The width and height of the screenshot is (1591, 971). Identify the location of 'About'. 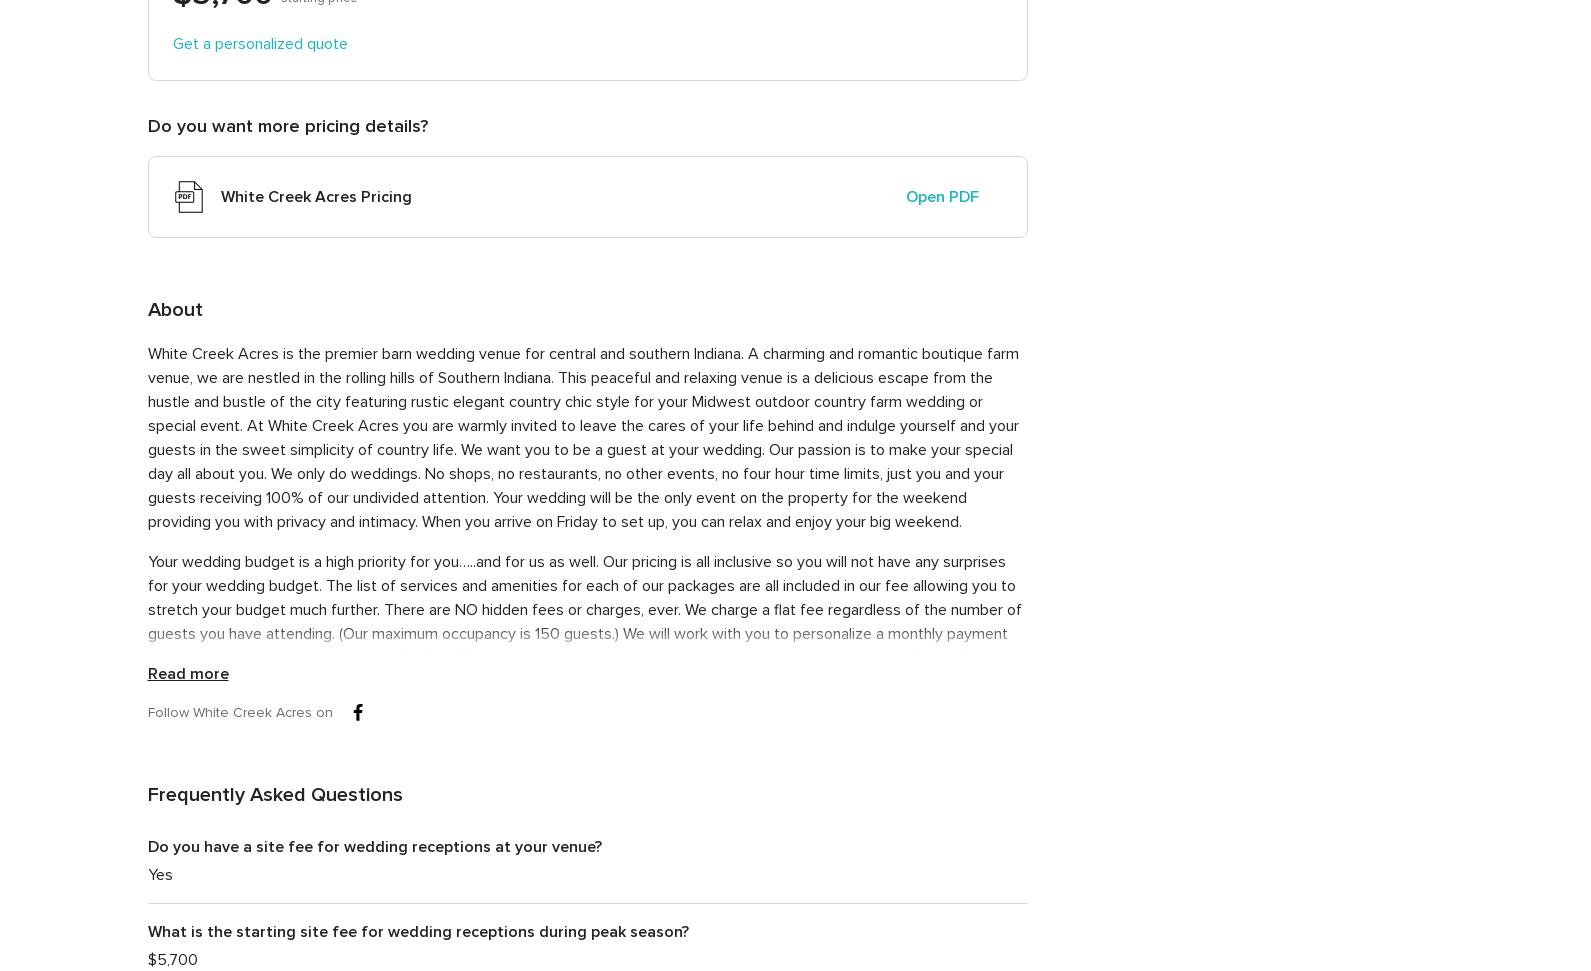
(173, 309).